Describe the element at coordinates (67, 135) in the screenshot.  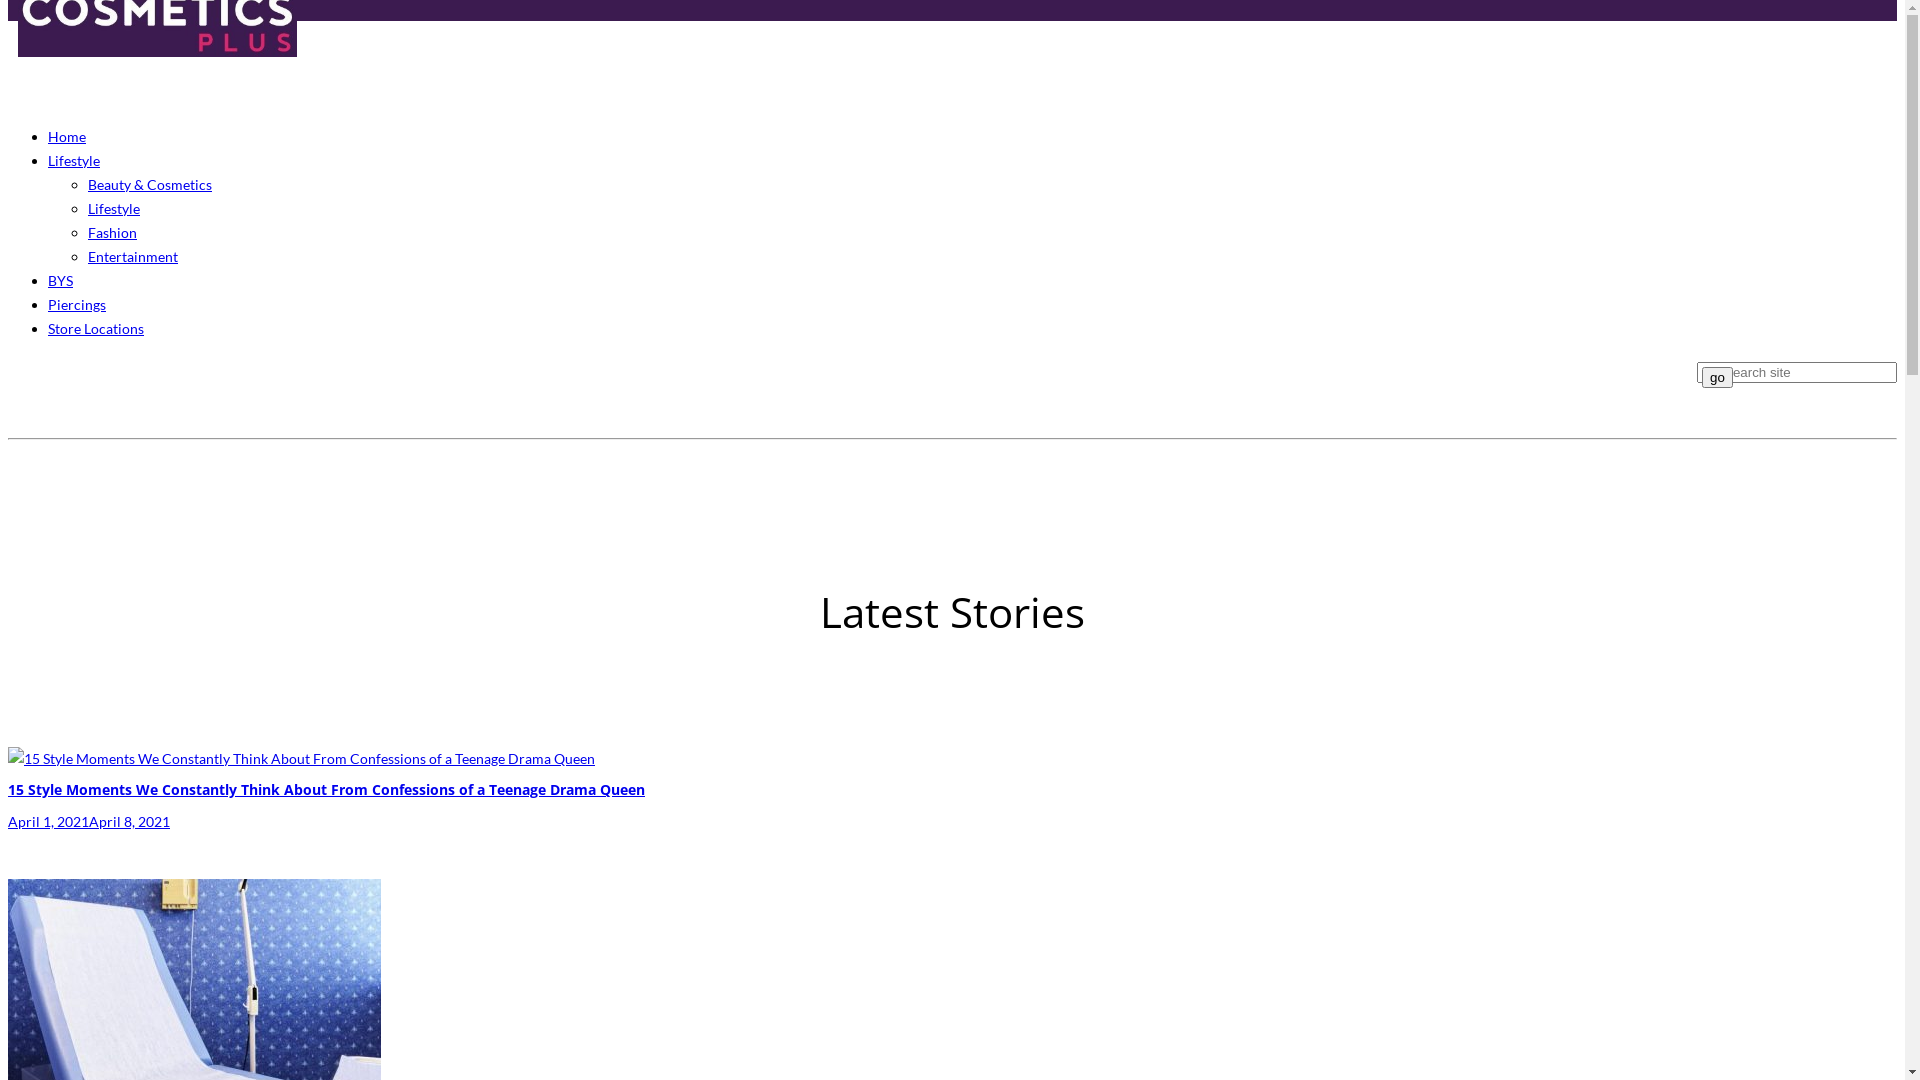
I see `'Home'` at that location.